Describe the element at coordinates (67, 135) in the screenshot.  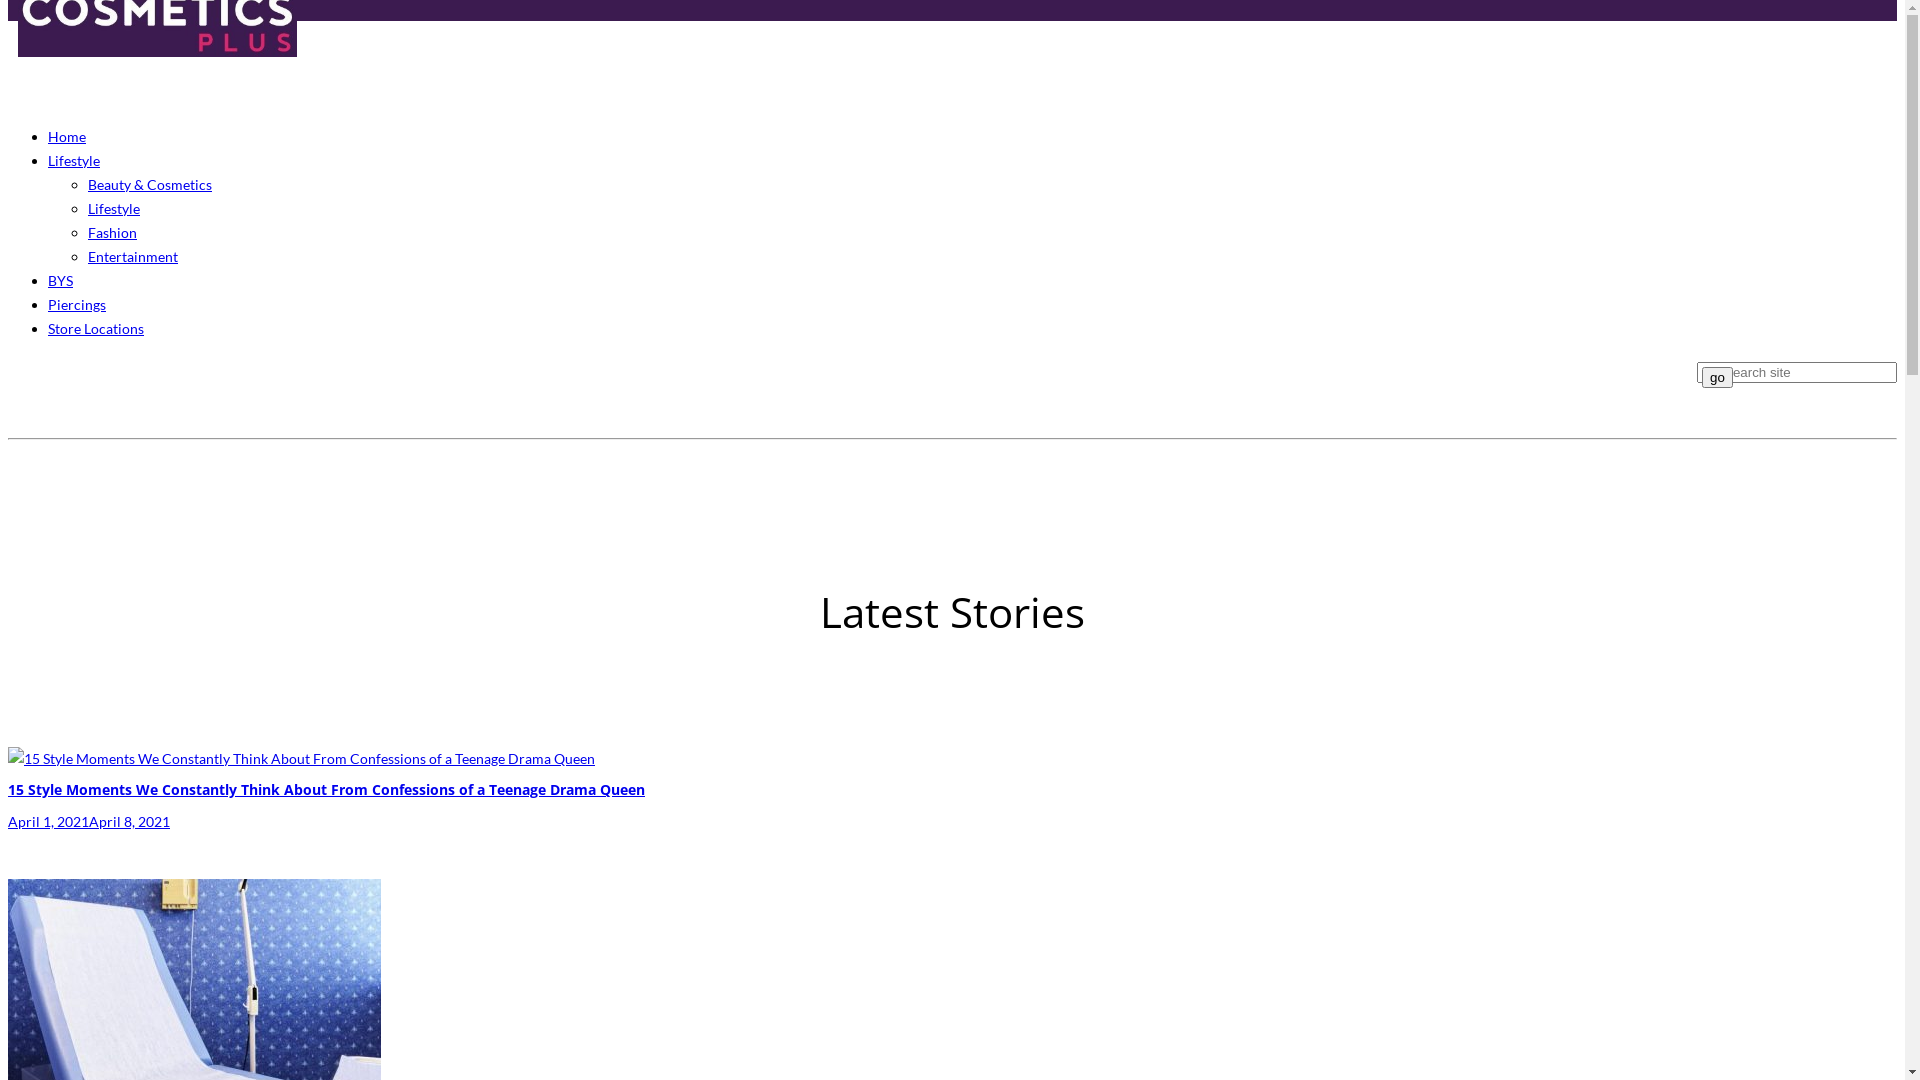
I see `'Home'` at that location.